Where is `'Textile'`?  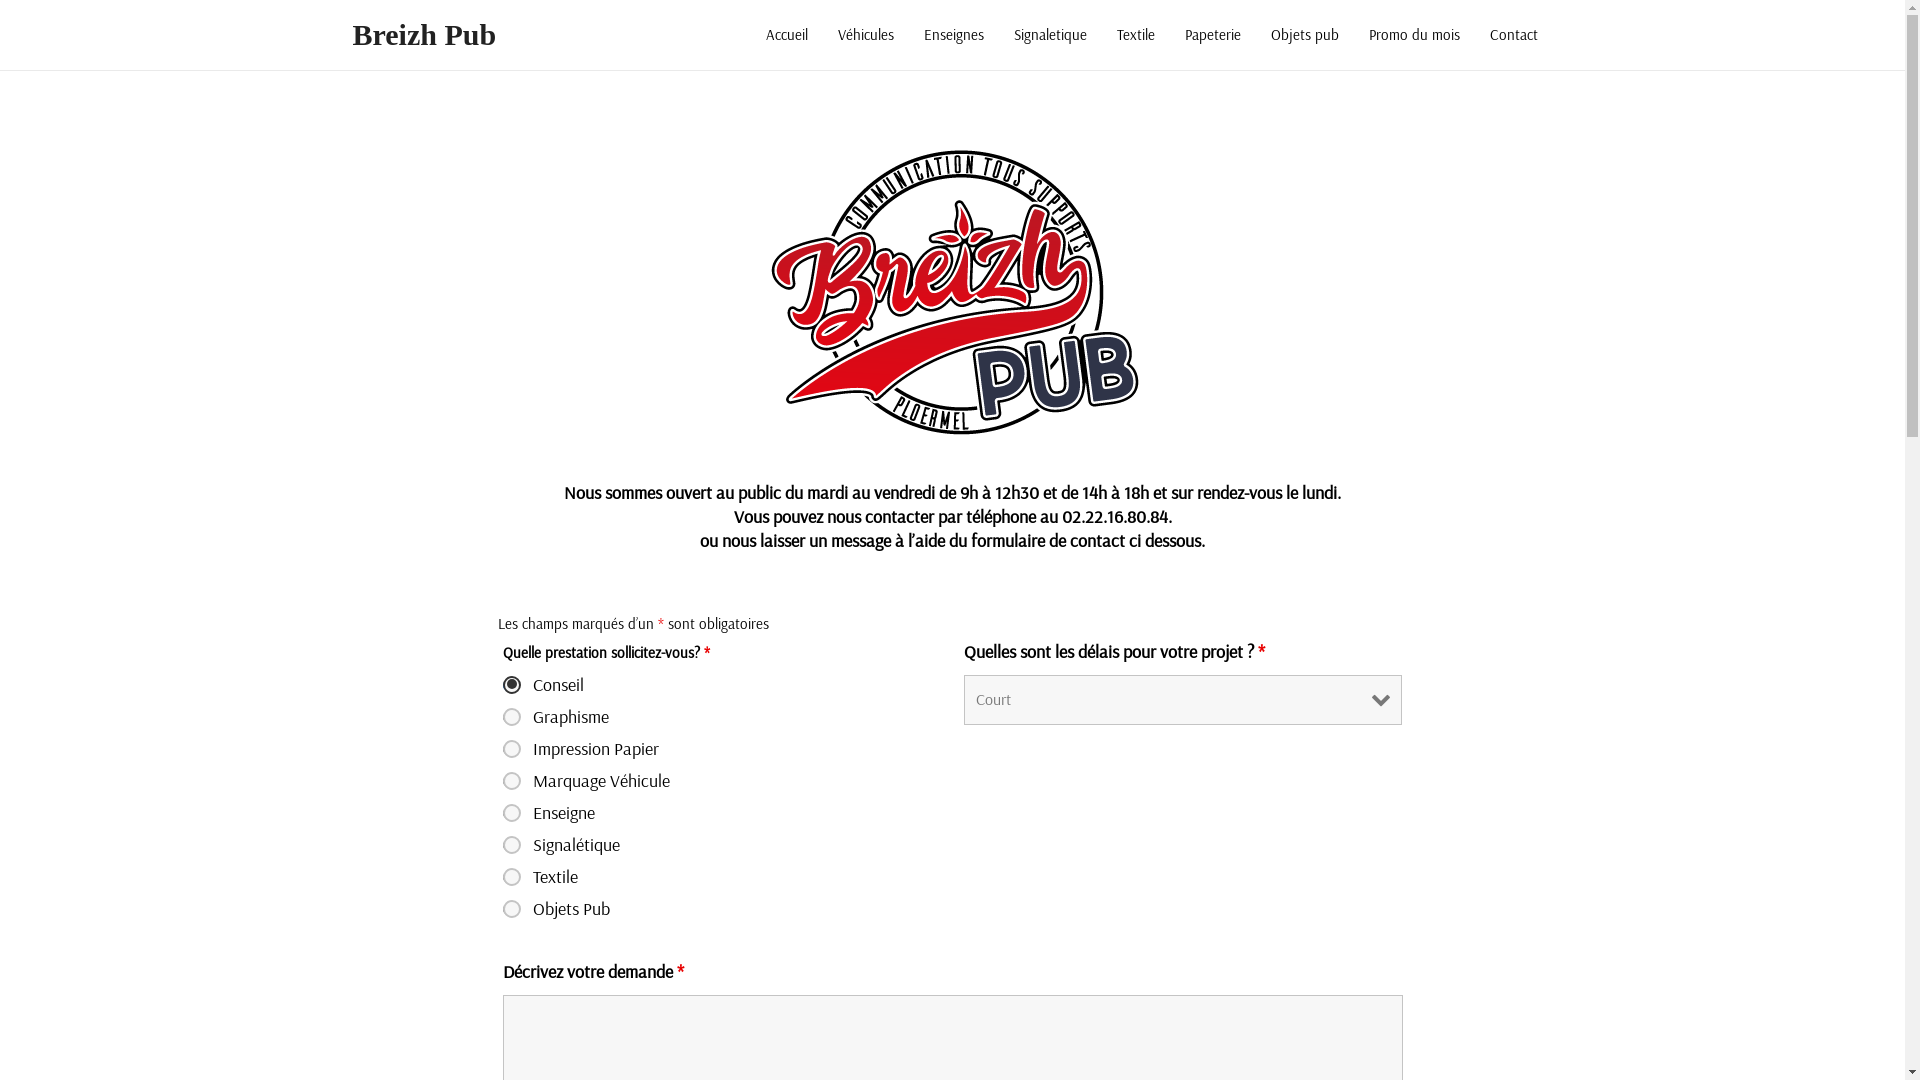
'Textile' is located at coordinates (1136, 34).